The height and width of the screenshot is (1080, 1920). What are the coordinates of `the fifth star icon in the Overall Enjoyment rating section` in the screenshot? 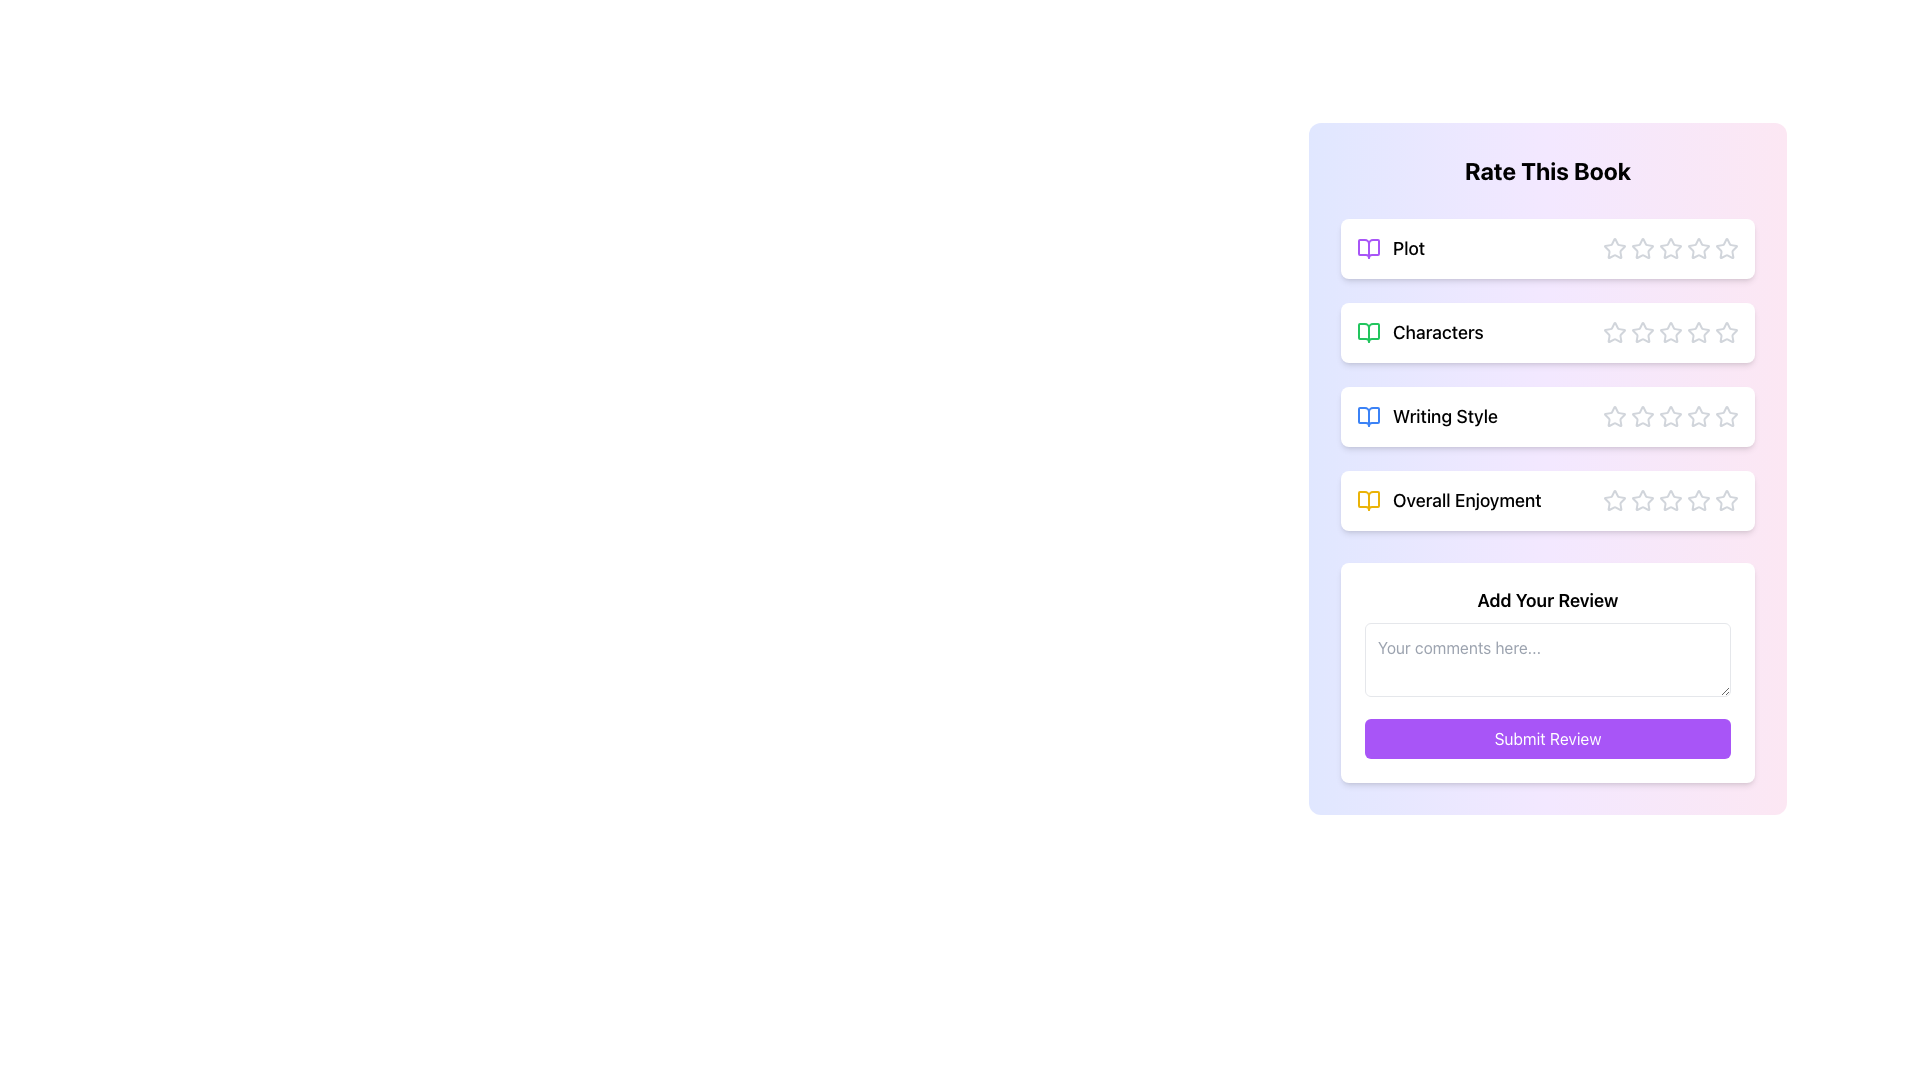 It's located at (1698, 499).